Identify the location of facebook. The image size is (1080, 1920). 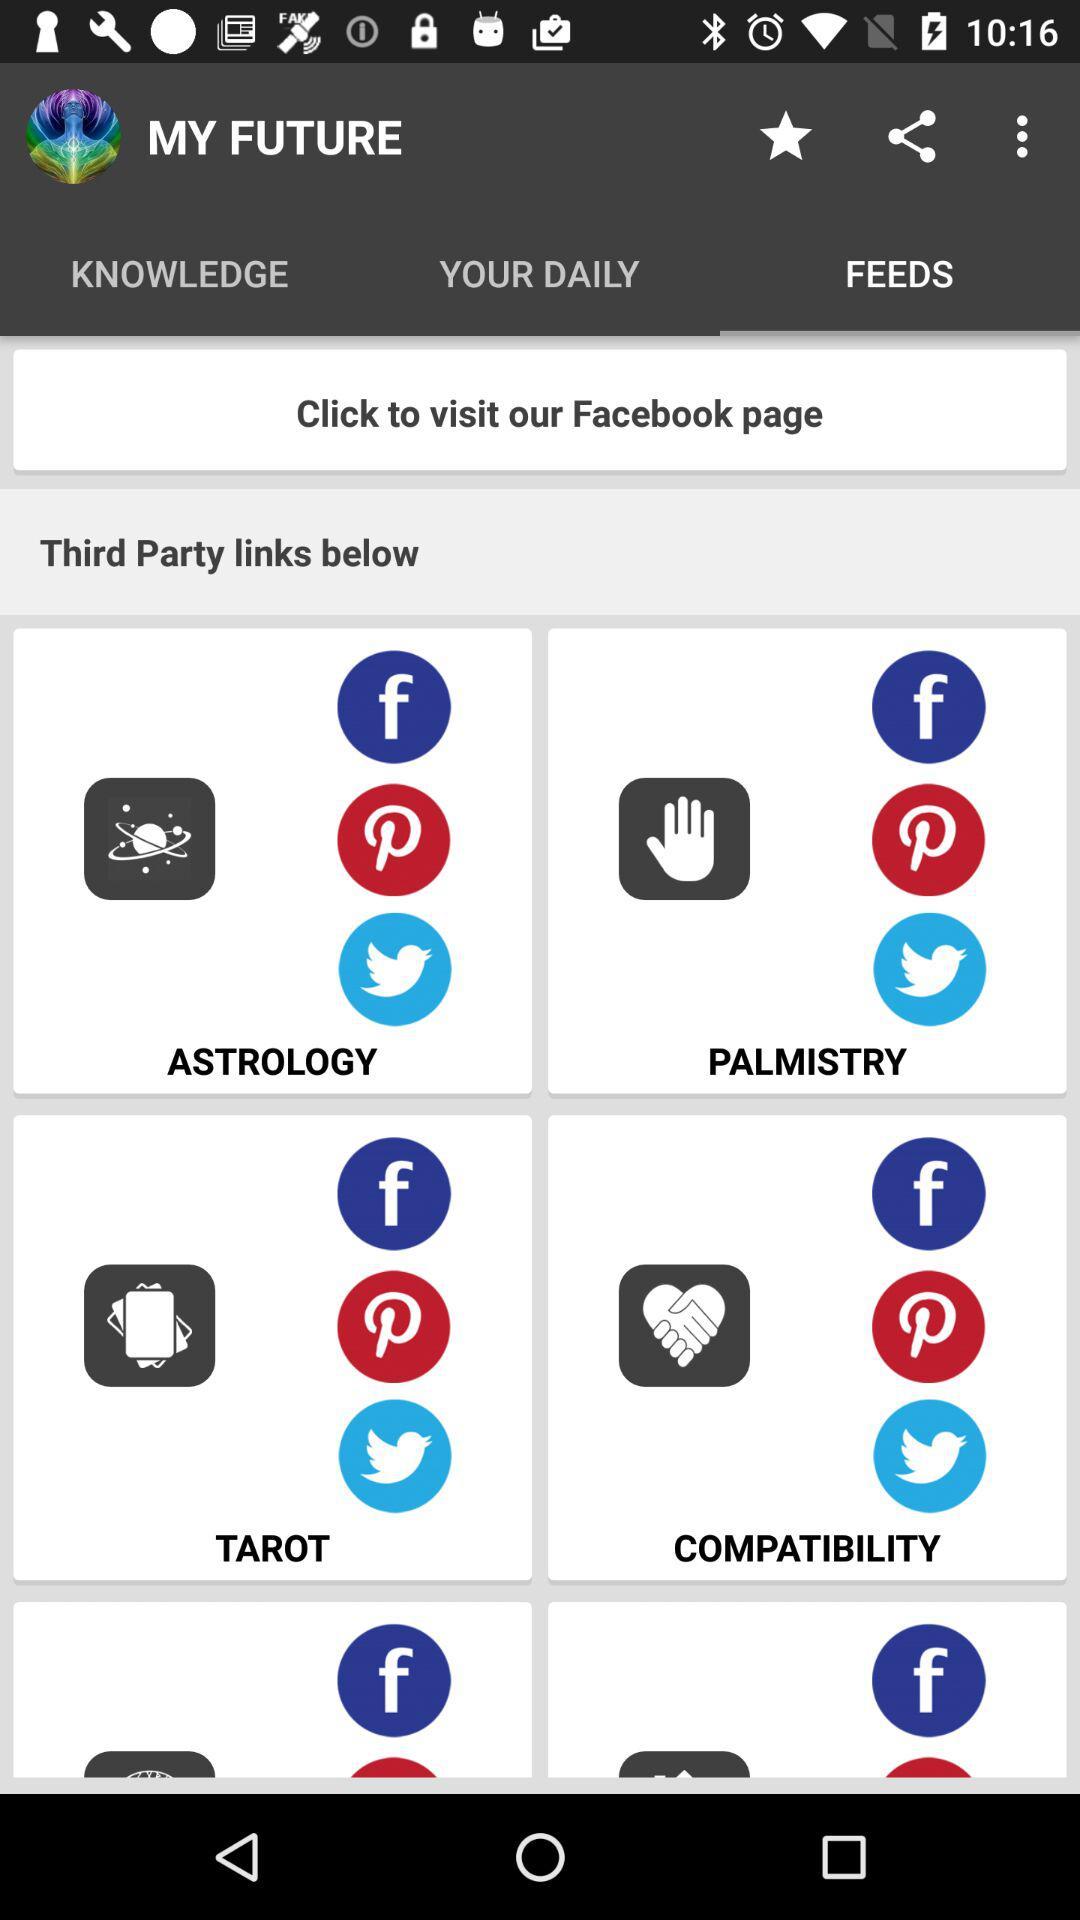
(394, 1194).